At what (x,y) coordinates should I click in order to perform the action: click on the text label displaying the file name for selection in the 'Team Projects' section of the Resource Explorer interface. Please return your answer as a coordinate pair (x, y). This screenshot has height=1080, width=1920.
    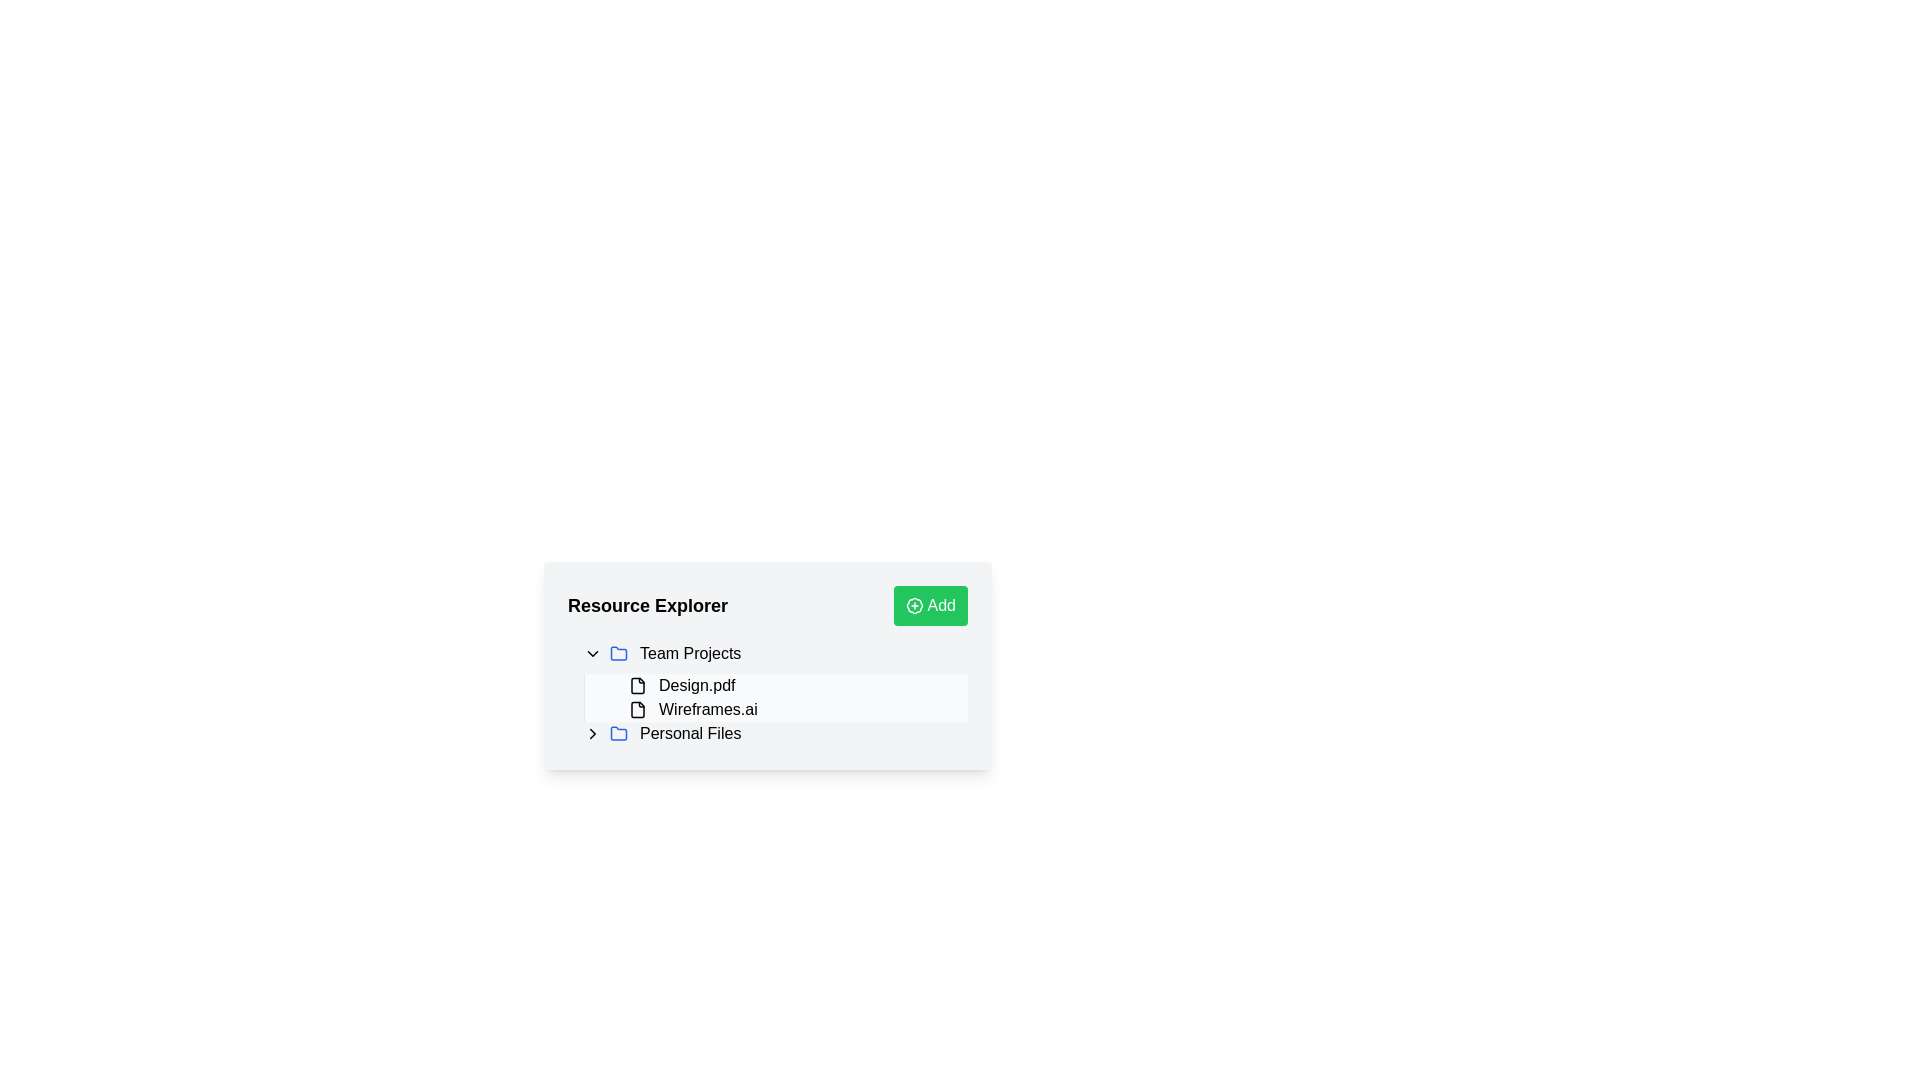
    Looking at the image, I should click on (697, 685).